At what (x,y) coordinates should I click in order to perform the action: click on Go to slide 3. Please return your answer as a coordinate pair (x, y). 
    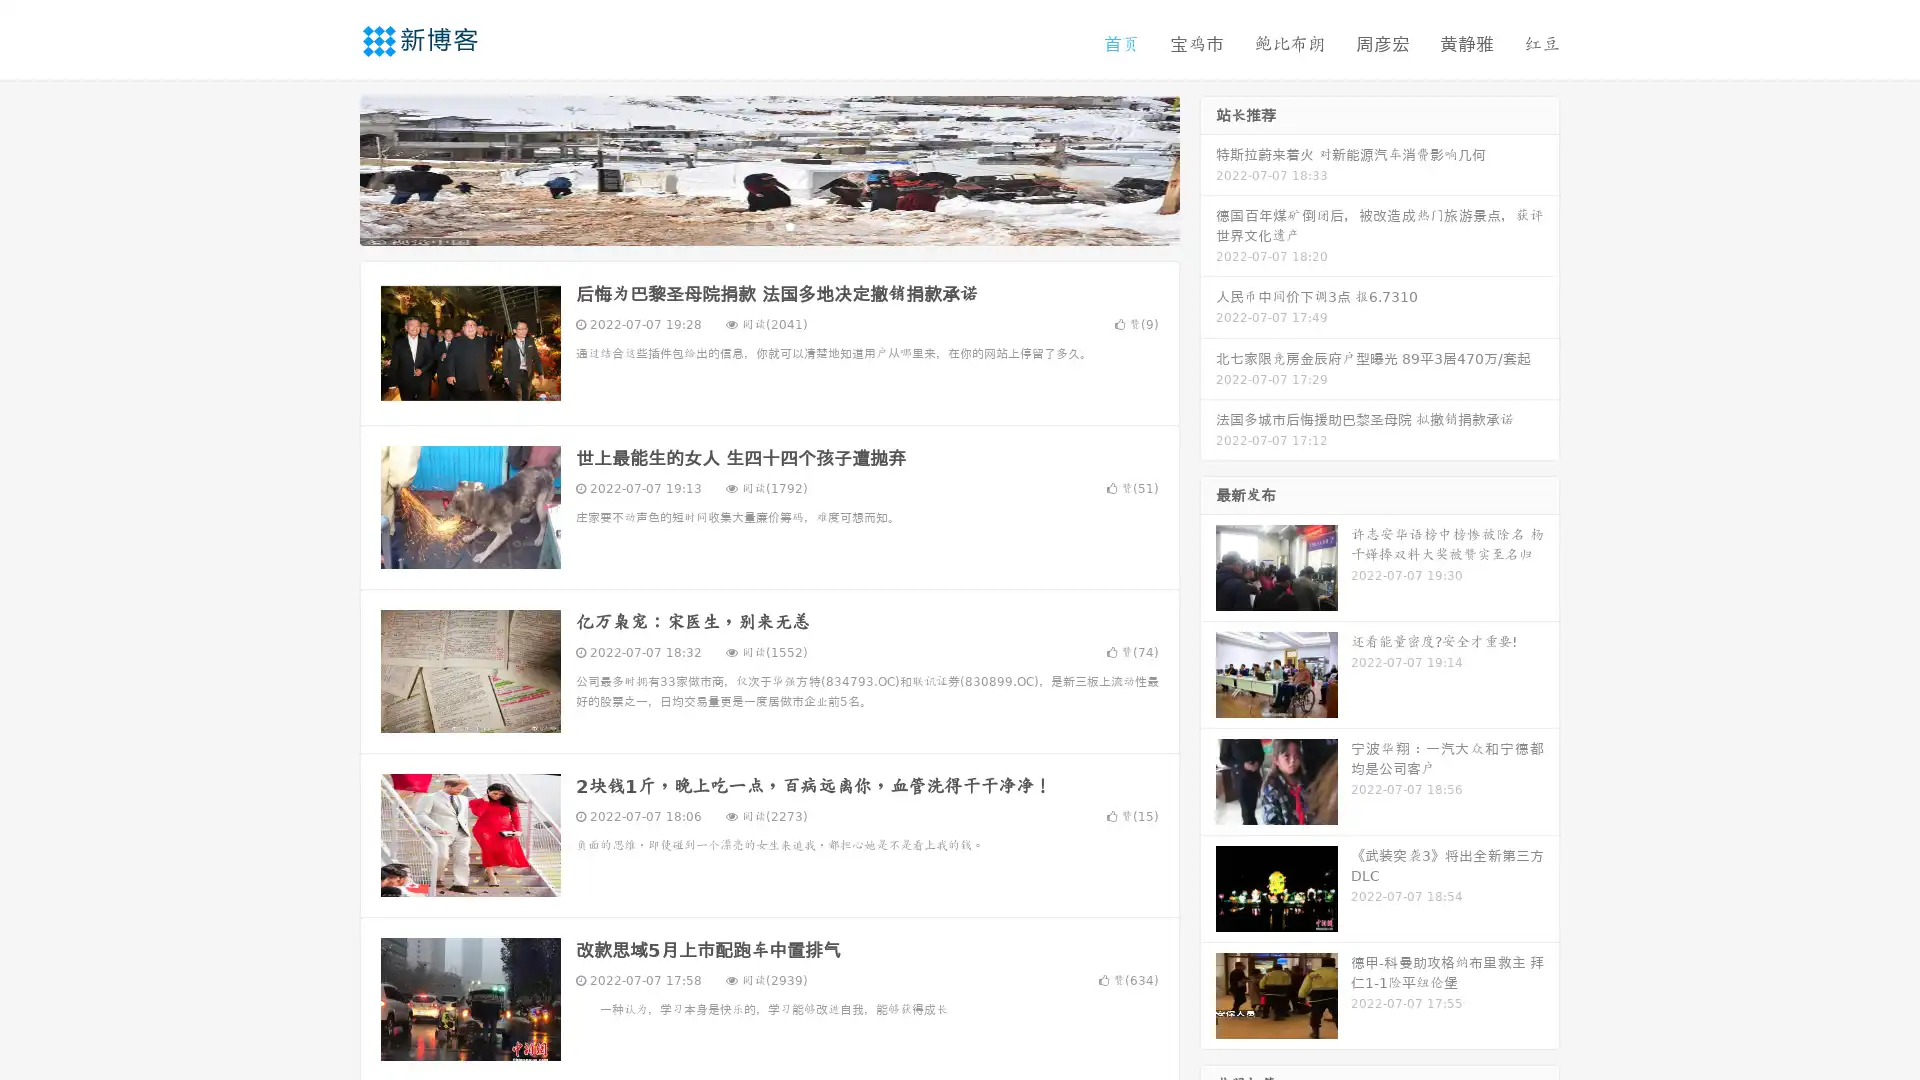
    Looking at the image, I should click on (789, 225).